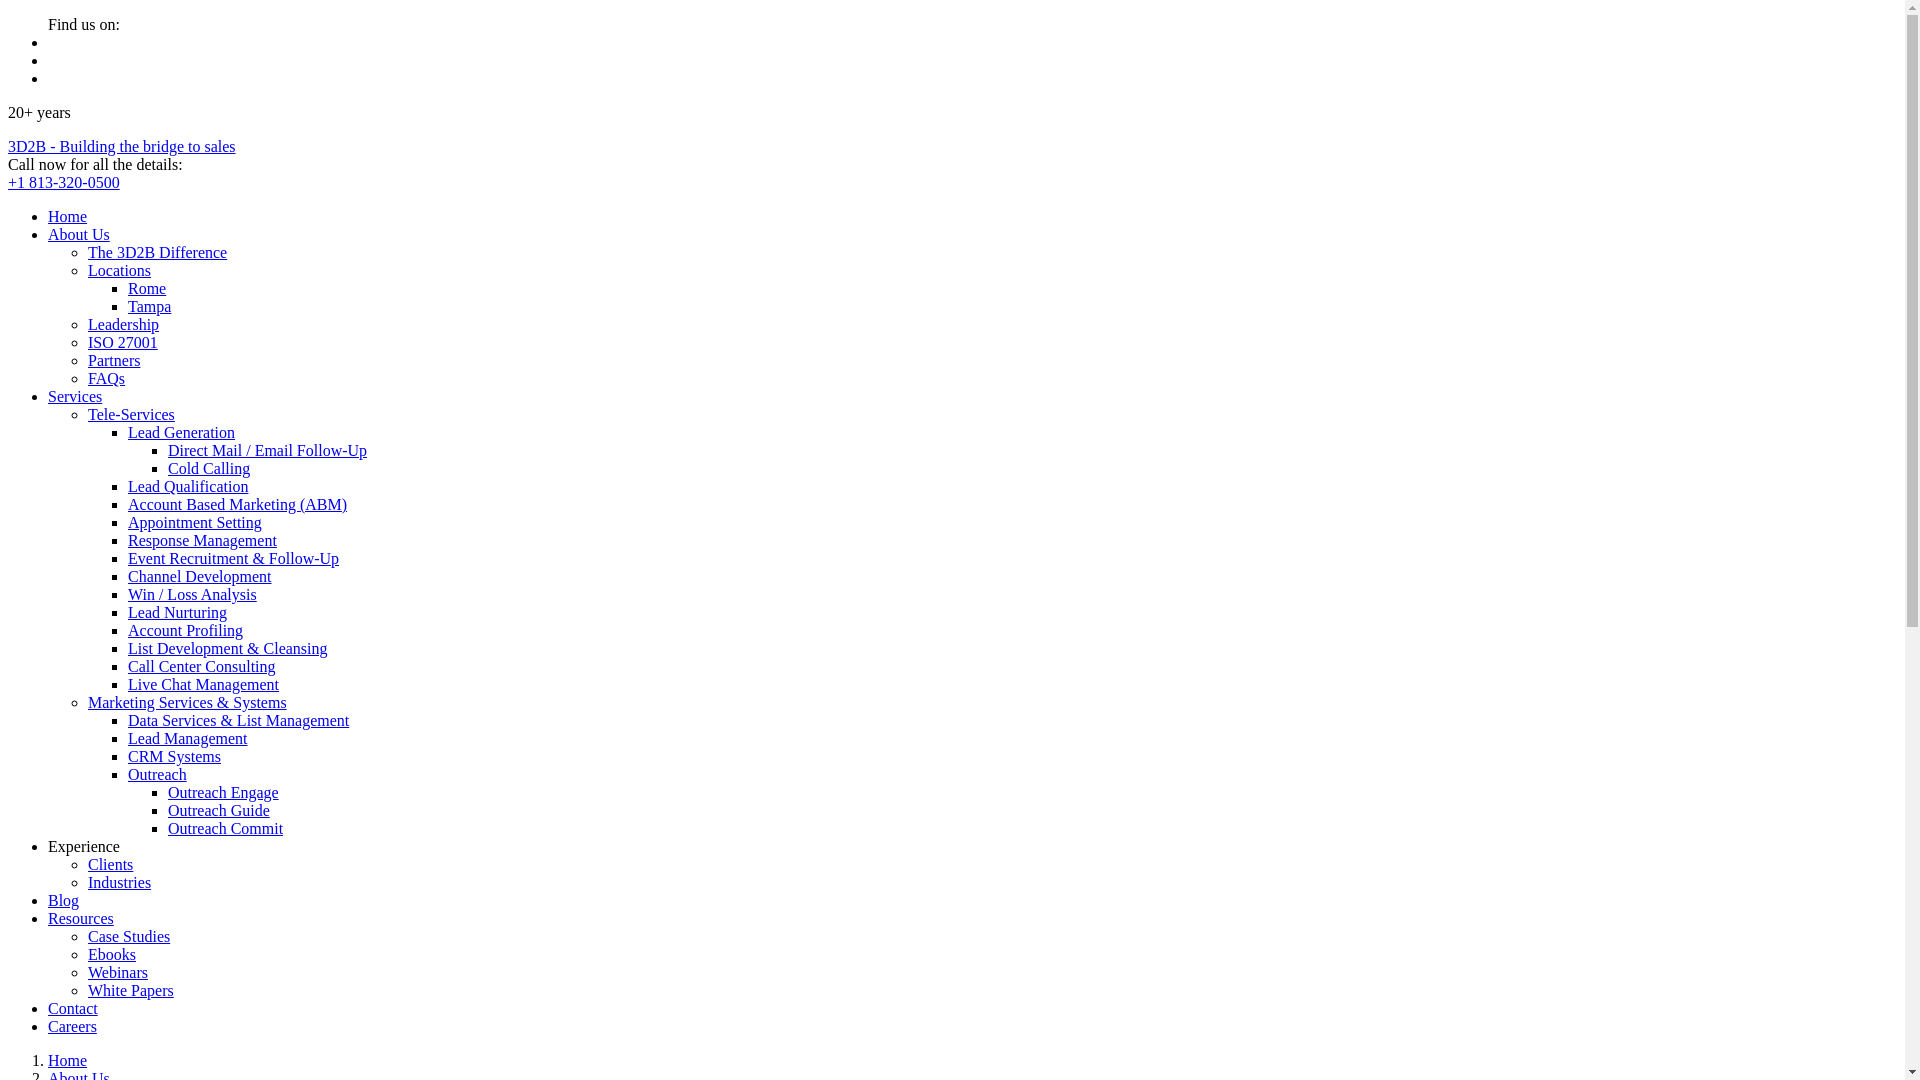  What do you see at coordinates (187, 738) in the screenshot?
I see `'Lead Management'` at bounding box center [187, 738].